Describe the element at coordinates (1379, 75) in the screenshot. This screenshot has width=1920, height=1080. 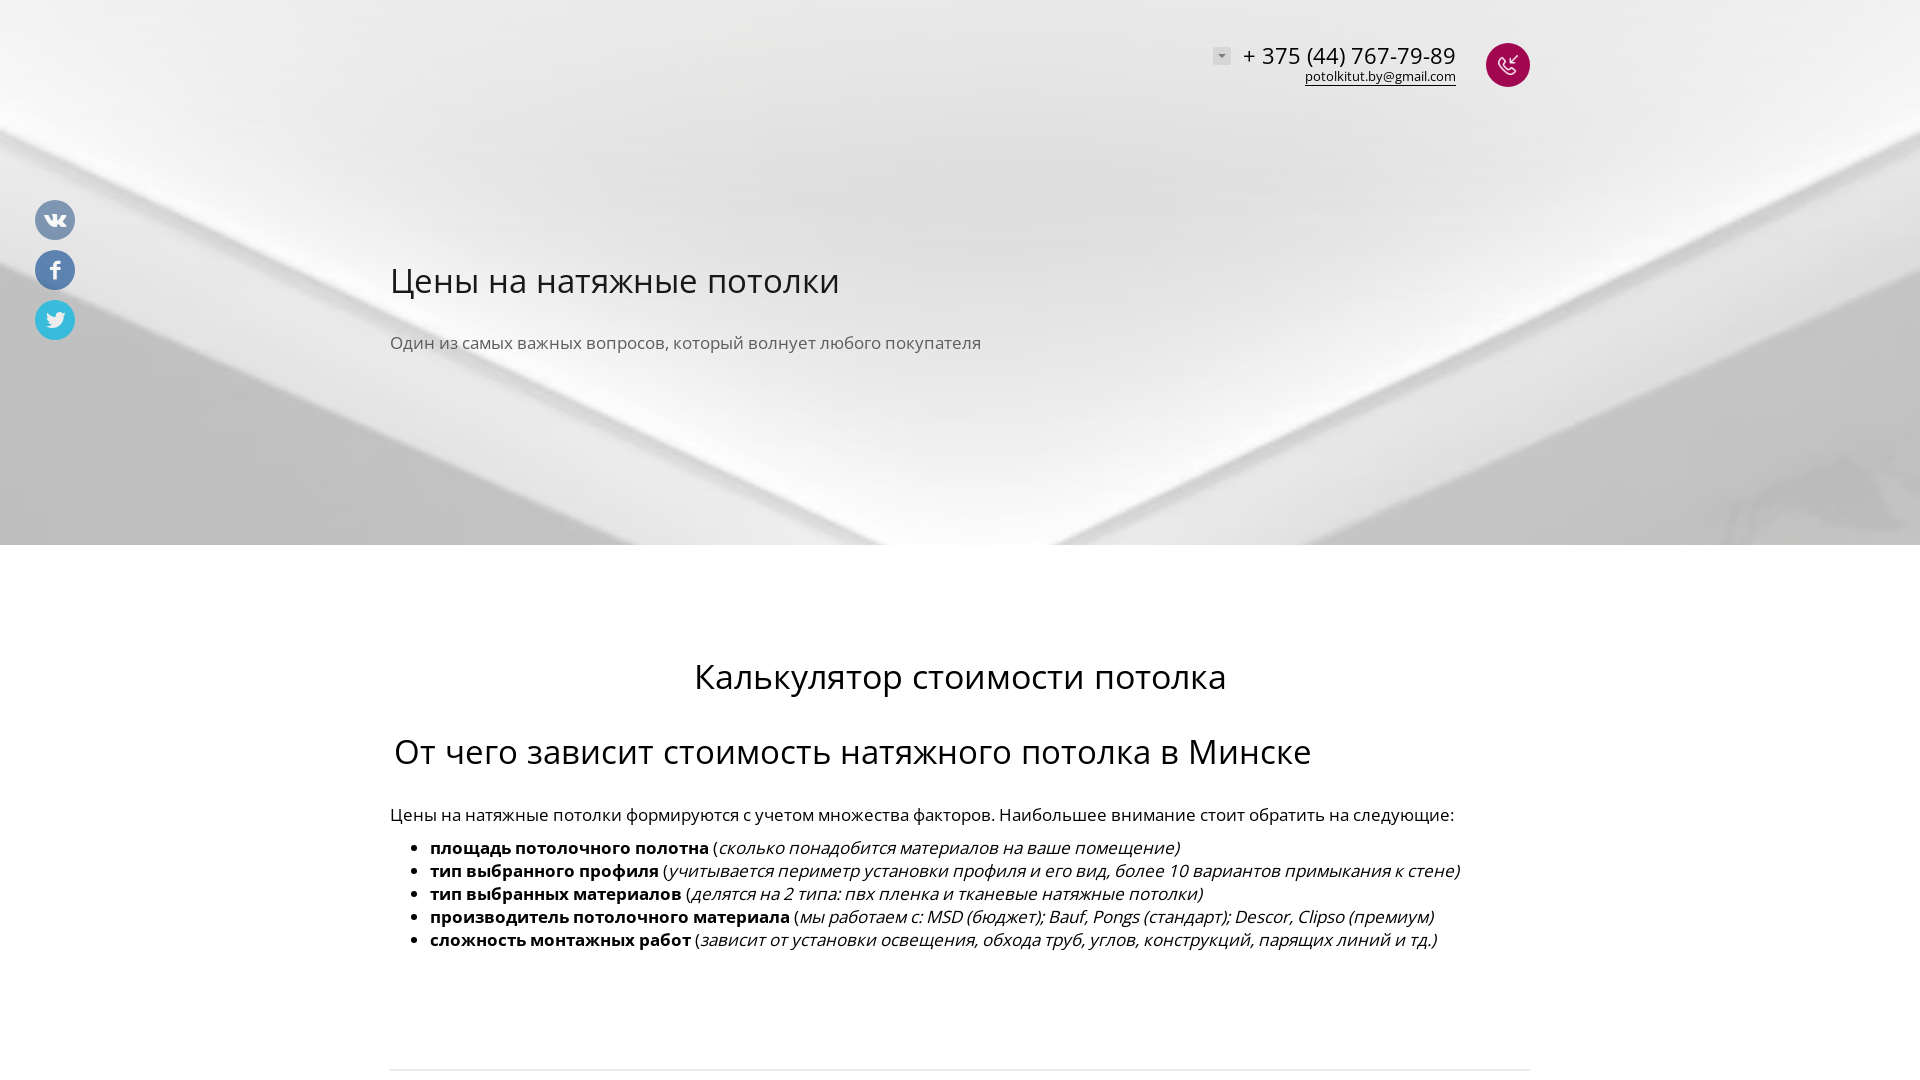
I see `'potolkitut.by@gmail.com'` at that location.